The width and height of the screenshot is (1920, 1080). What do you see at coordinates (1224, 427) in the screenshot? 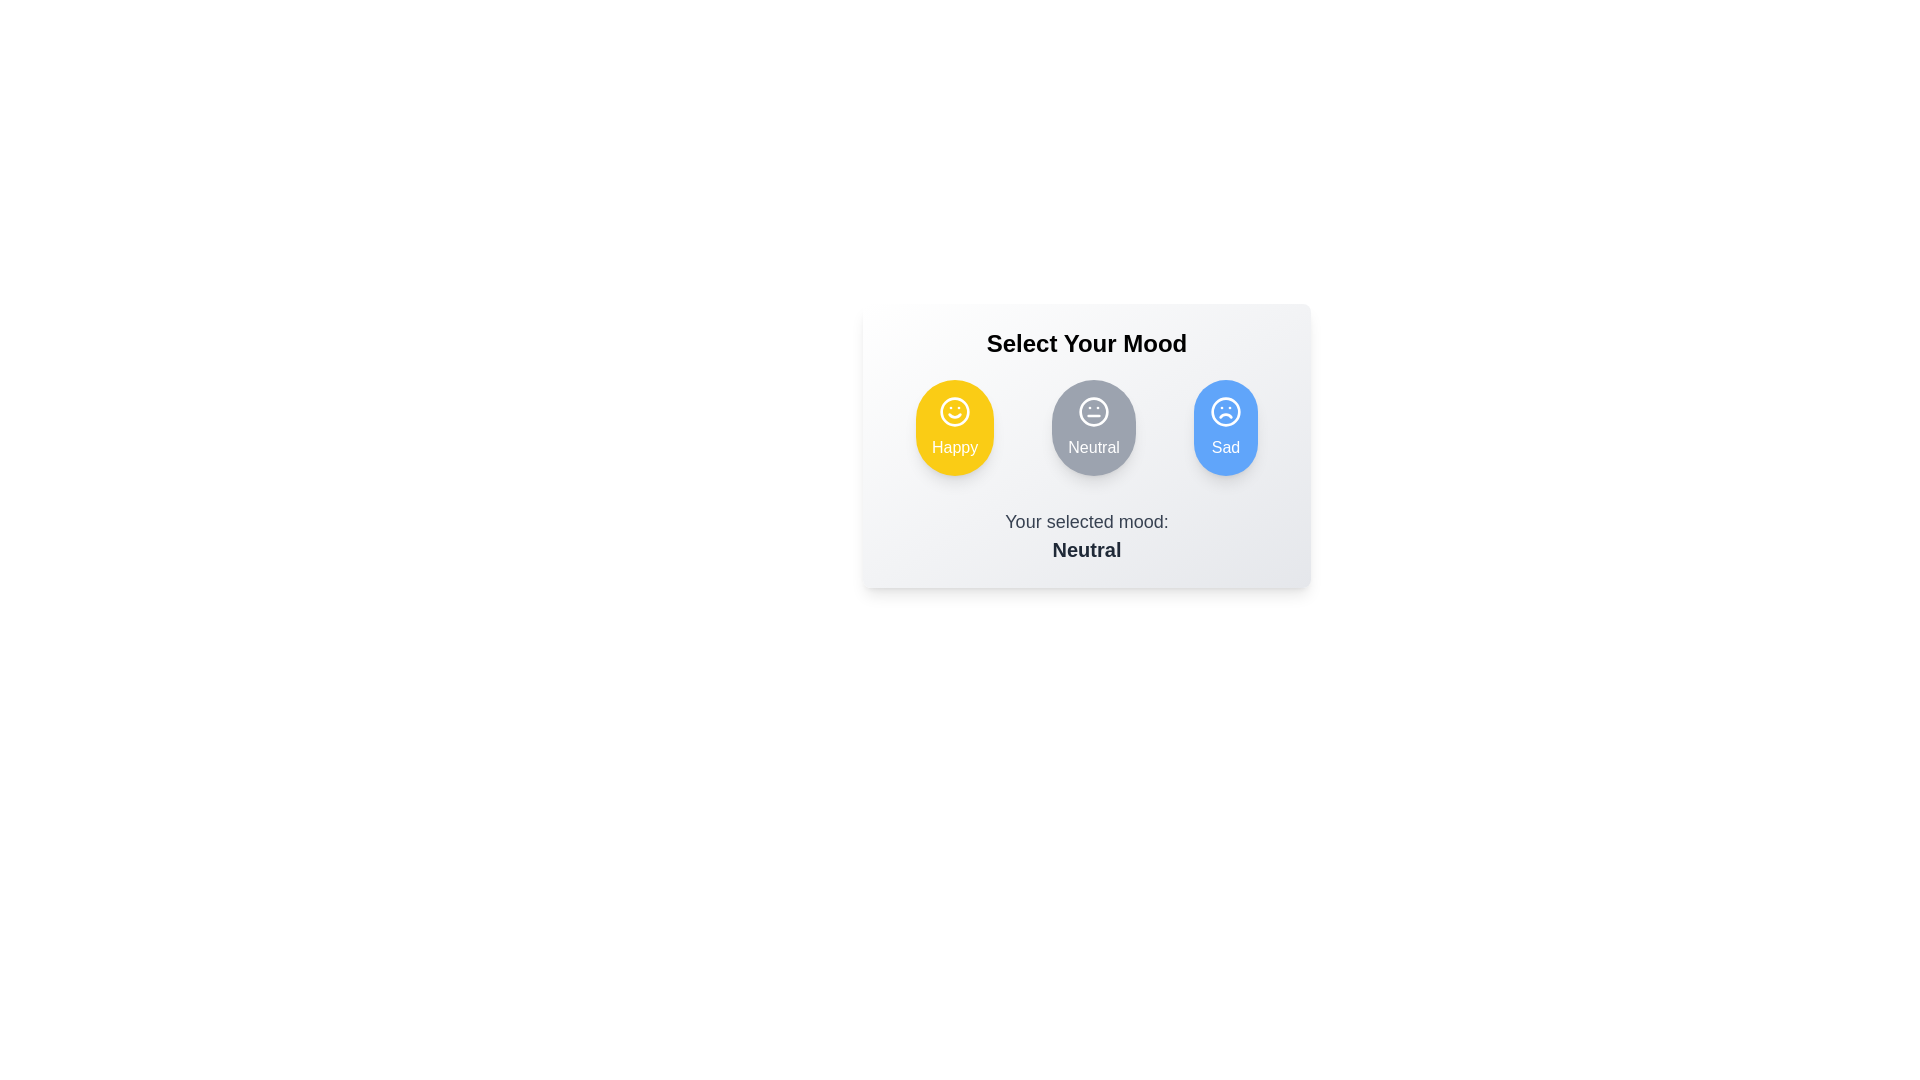
I see `the 'Sad' mood selection button using keyboard tabbing` at bounding box center [1224, 427].